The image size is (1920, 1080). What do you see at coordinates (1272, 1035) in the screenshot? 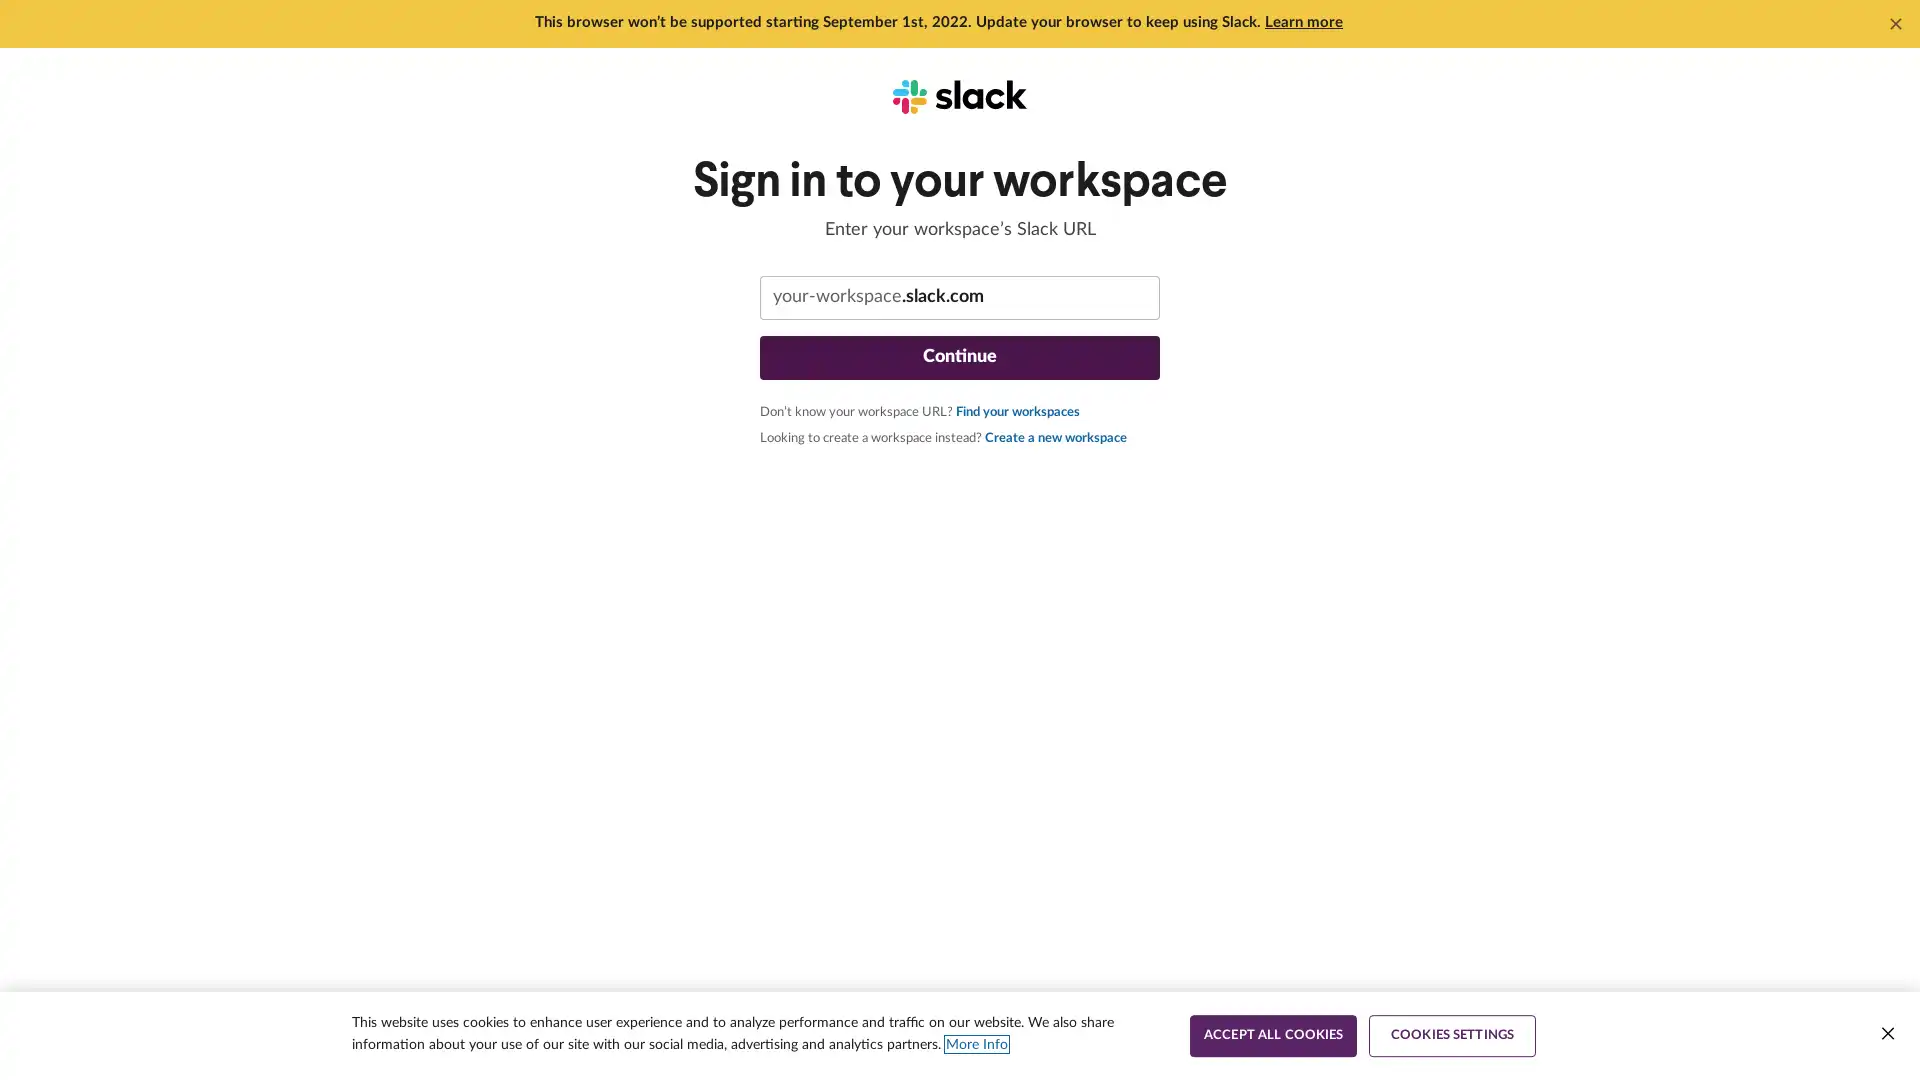
I see `ACCEPT ALL COOKIES` at bounding box center [1272, 1035].